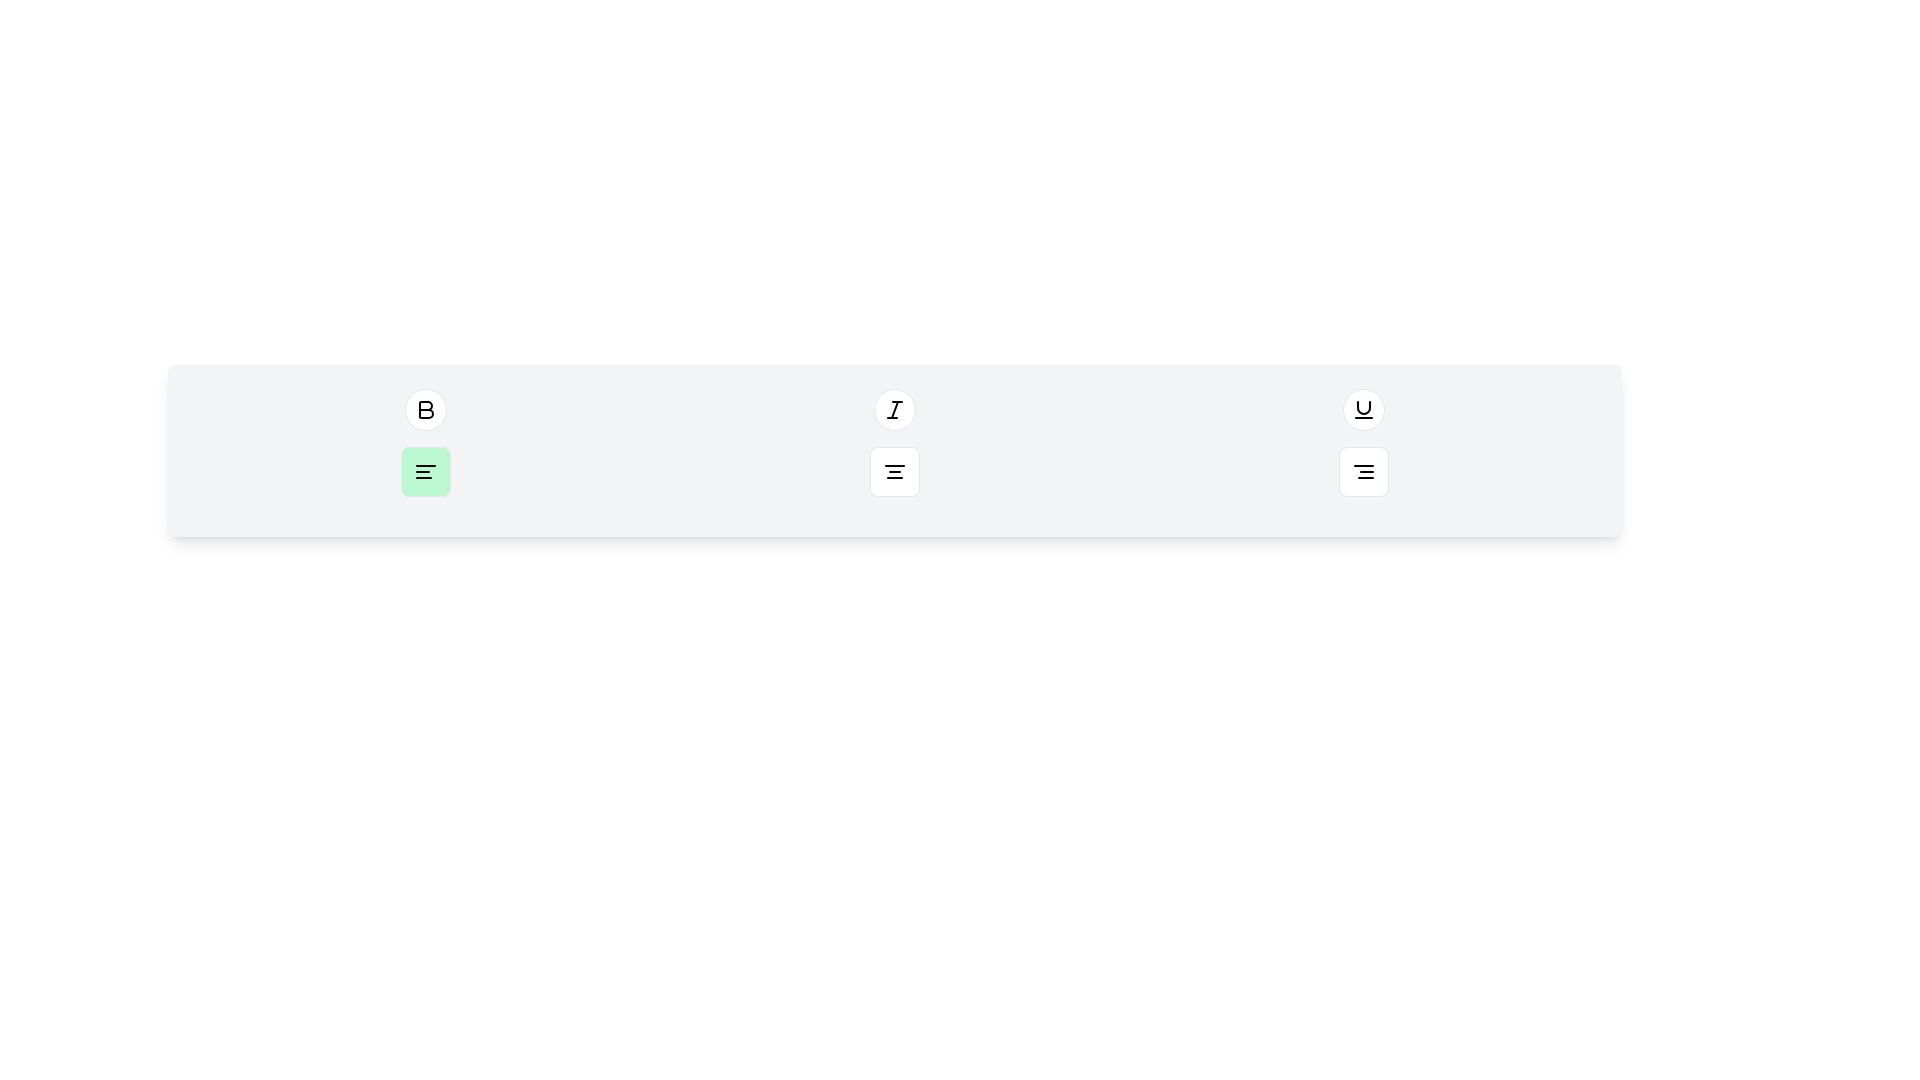  I want to click on the leftmost square-shaped button with a green background and a black icon representing left-aligned text, located in the center panel of the interface, so click(425, 471).